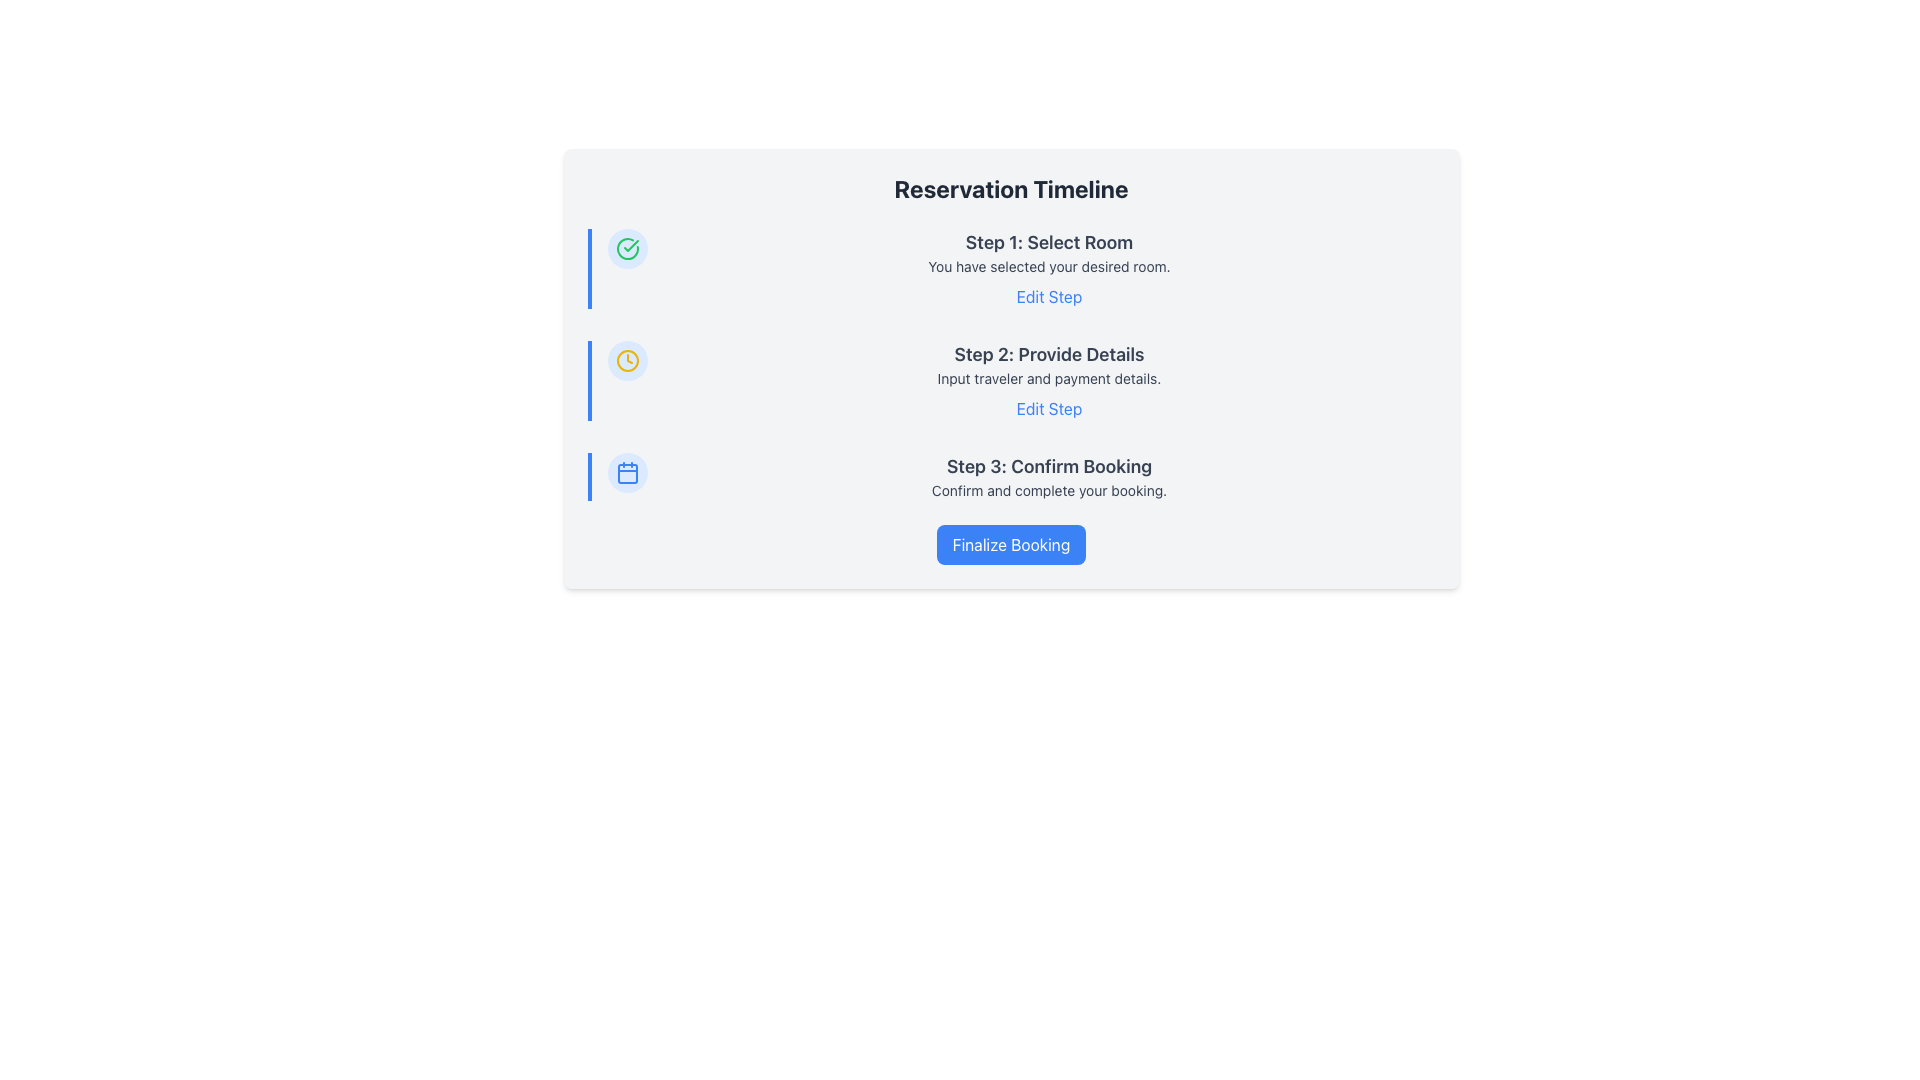 The width and height of the screenshot is (1920, 1080). Describe the element at coordinates (626, 473) in the screenshot. I see `the calendar icon with a blue outline and rounded edges, which is the last item in the timeline beside the label 'Step 3: Confirm Booking'` at that location.